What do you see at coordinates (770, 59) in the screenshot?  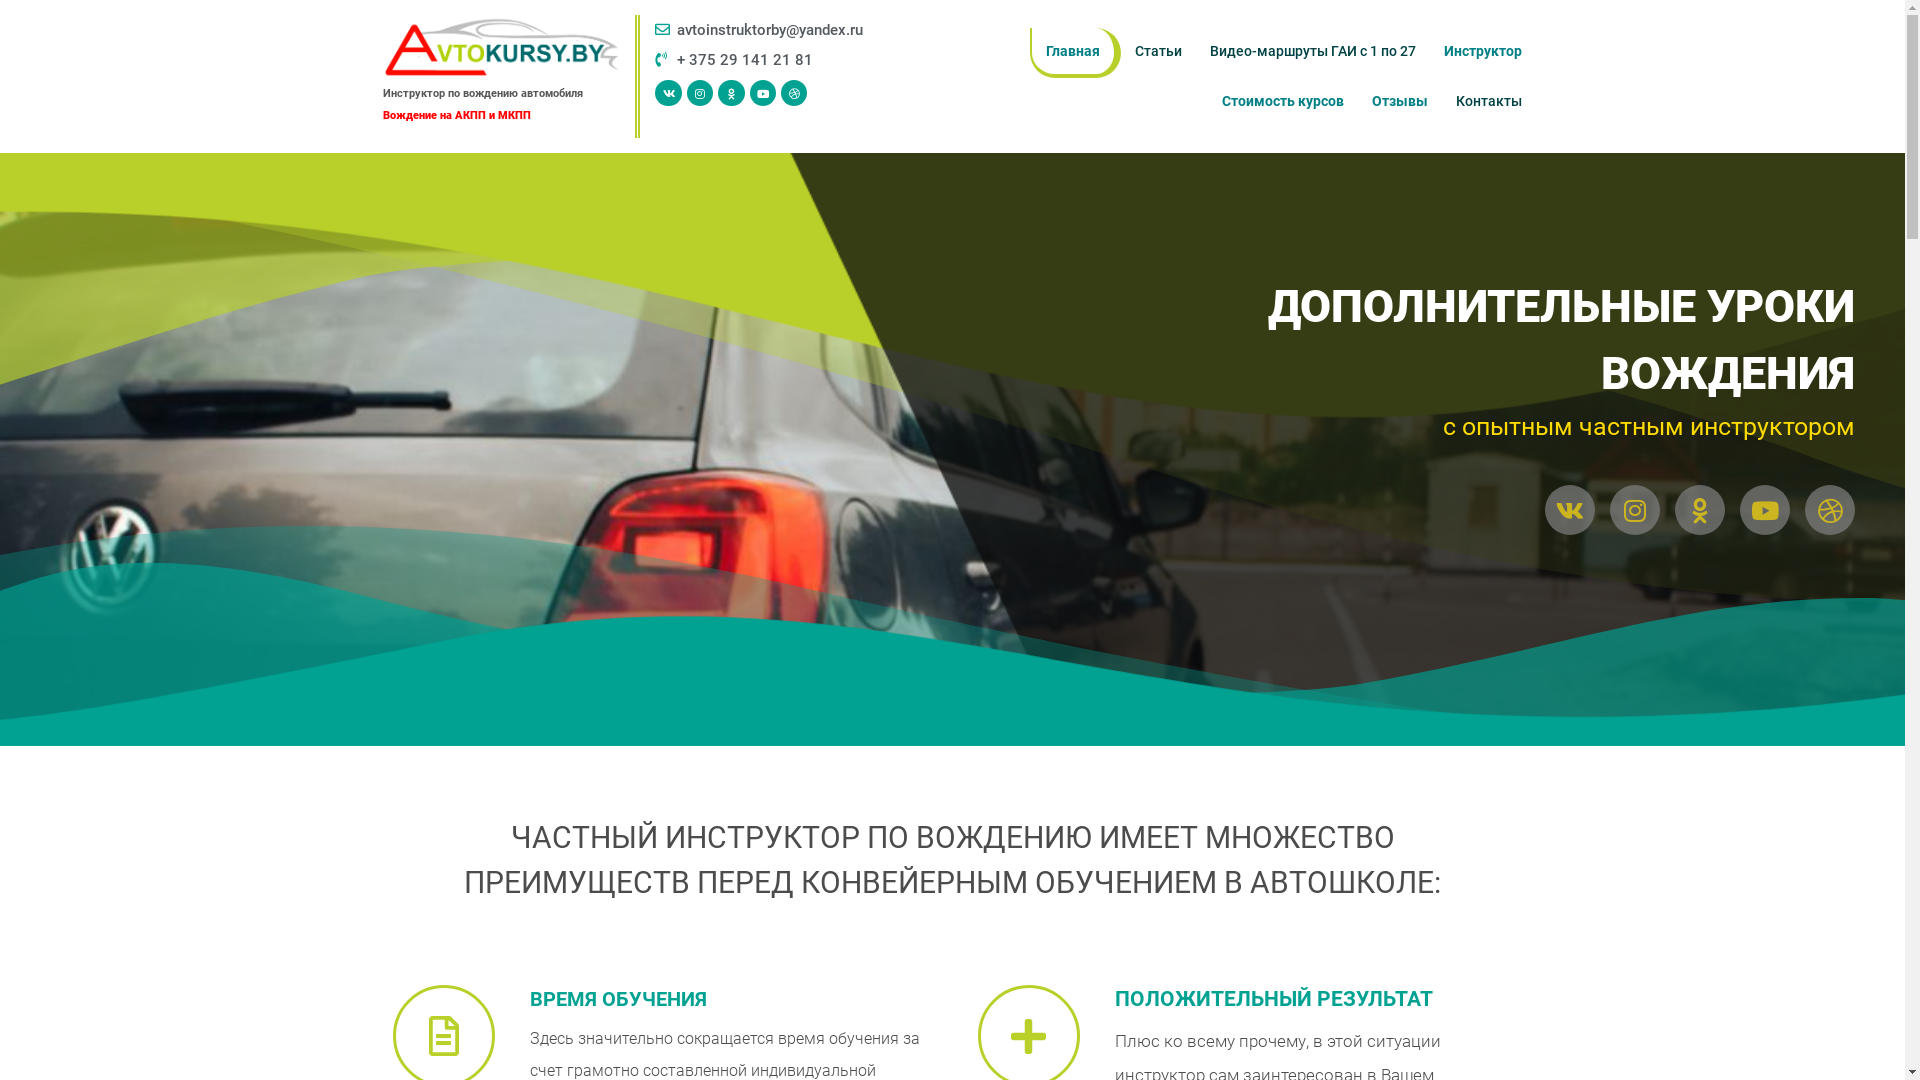 I see `'+ 375 29 141 21 81'` at bounding box center [770, 59].